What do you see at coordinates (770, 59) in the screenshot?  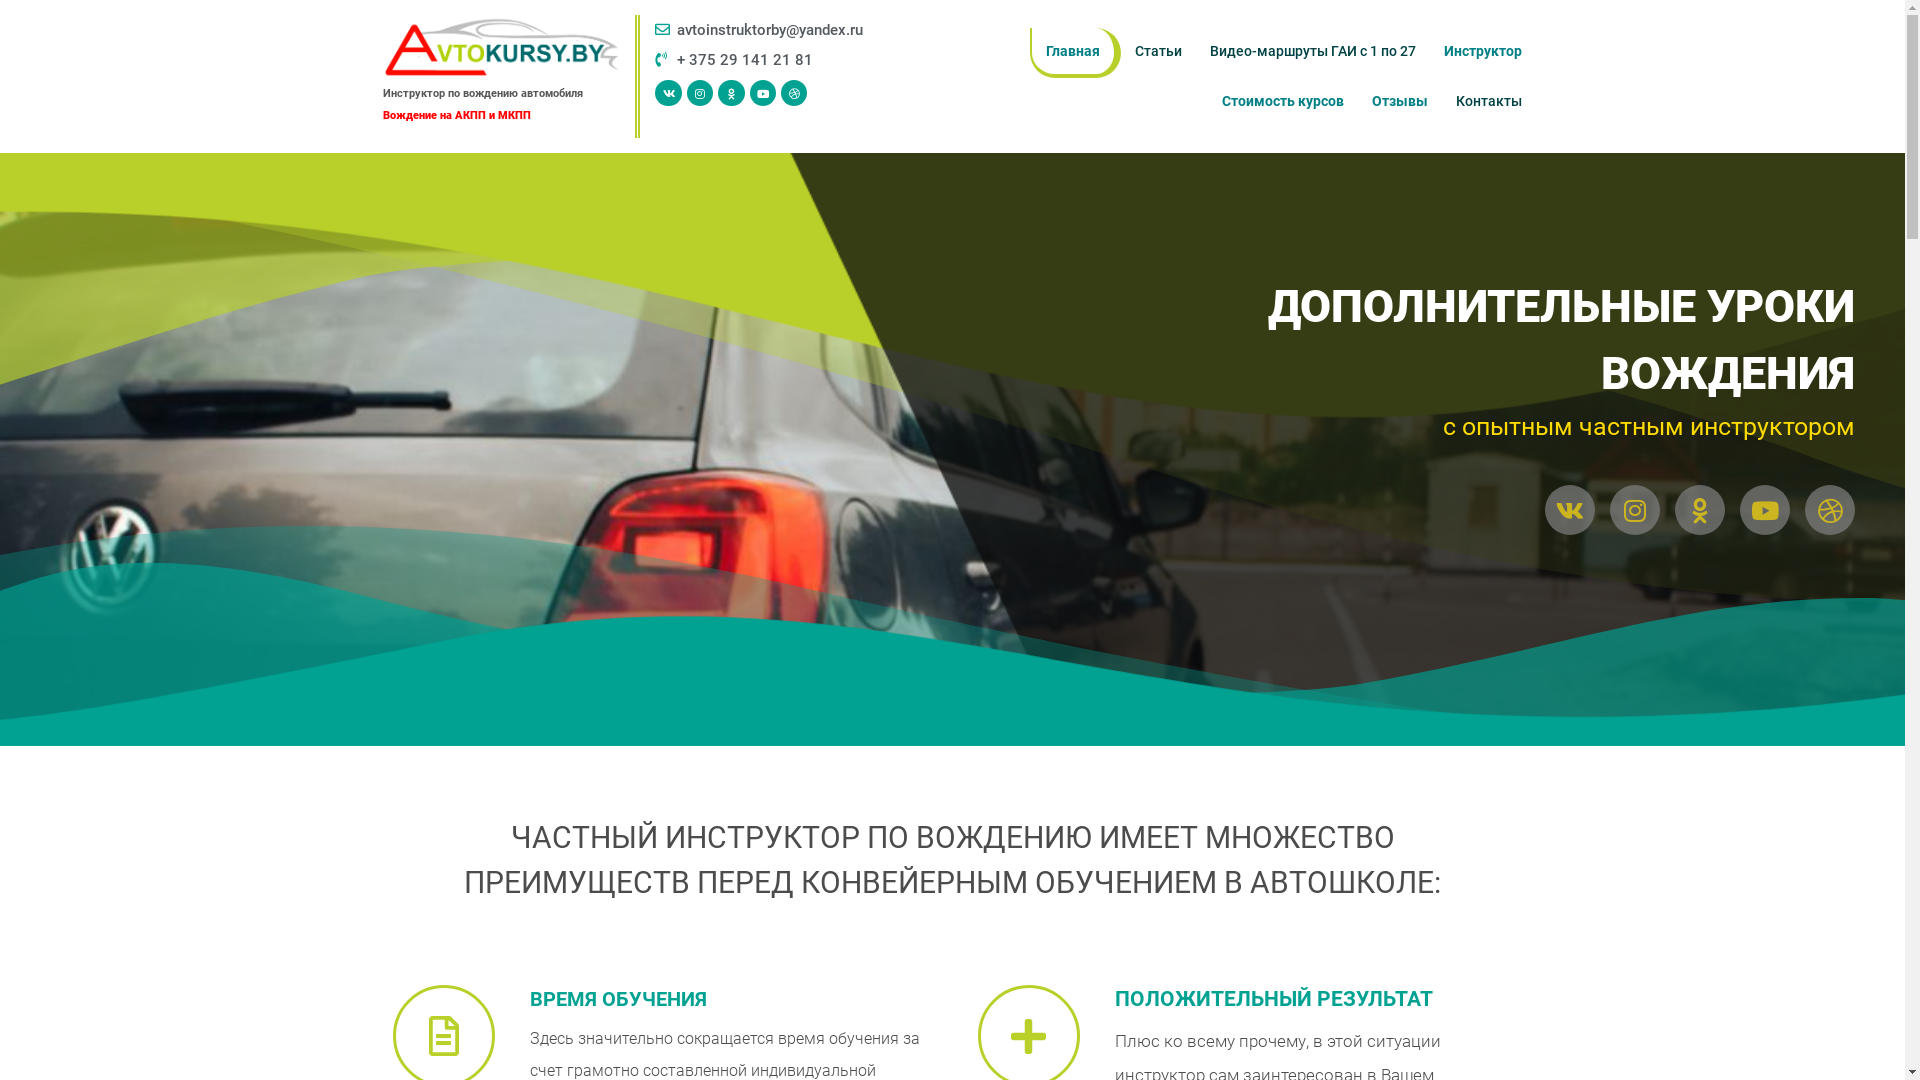 I see `'+ 375 29 141 21 81'` at bounding box center [770, 59].